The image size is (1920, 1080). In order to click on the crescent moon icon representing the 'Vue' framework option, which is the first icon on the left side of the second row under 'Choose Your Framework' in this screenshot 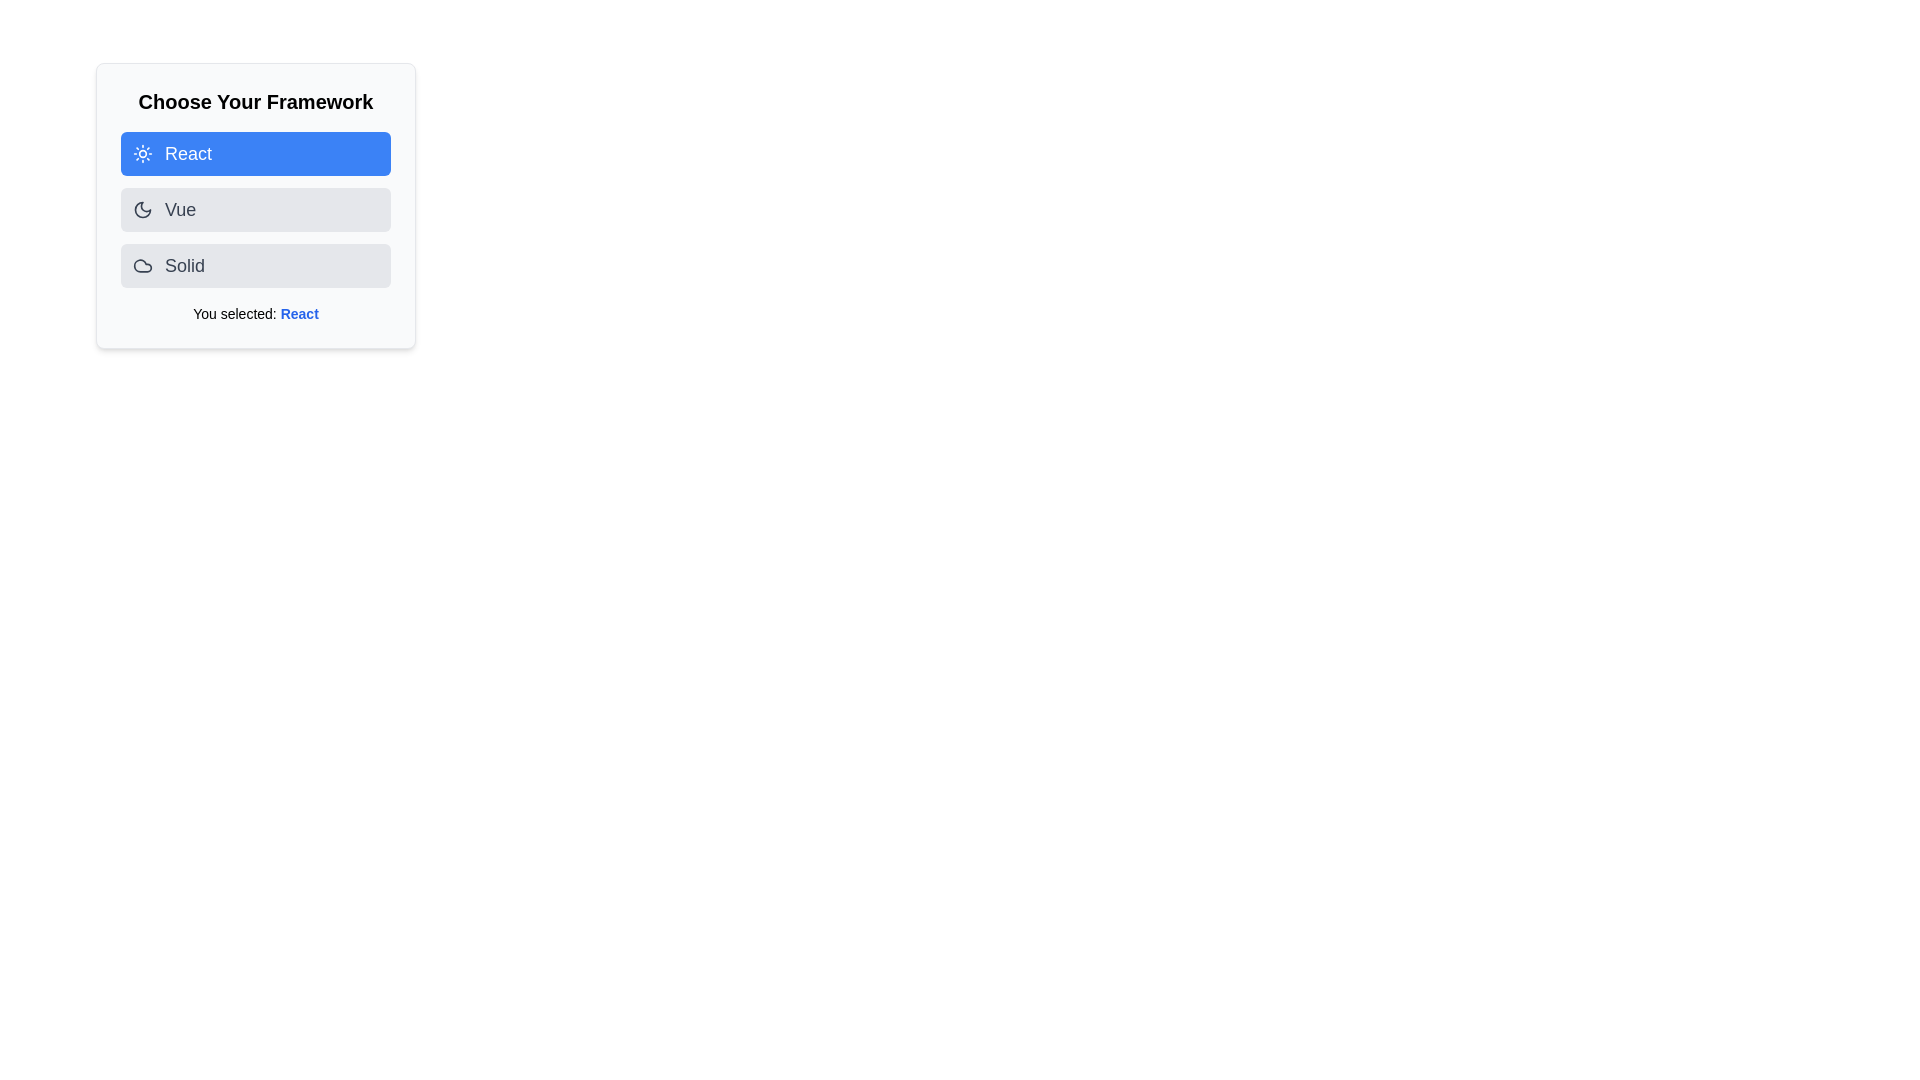, I will do `click(142, 209)`.